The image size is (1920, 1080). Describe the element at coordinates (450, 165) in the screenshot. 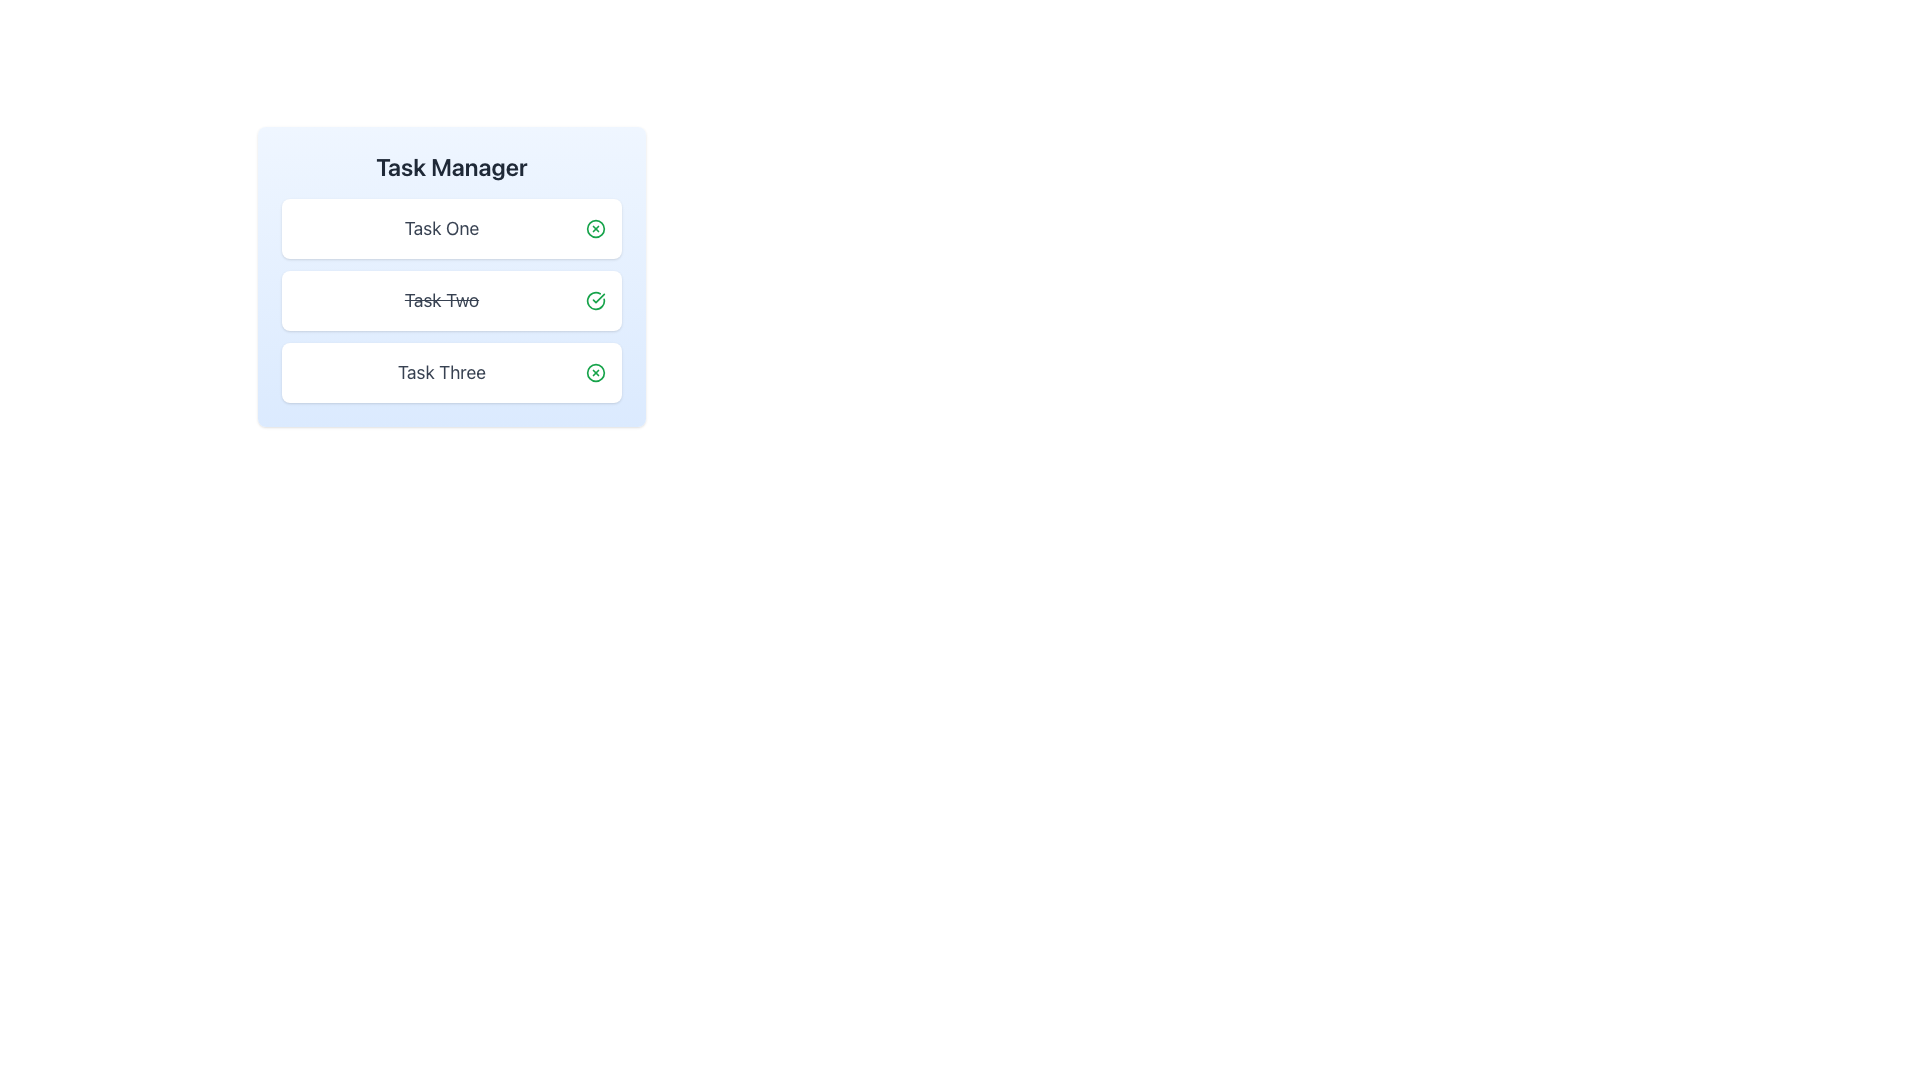

I see `the 'Task Manager' text header` at that location.